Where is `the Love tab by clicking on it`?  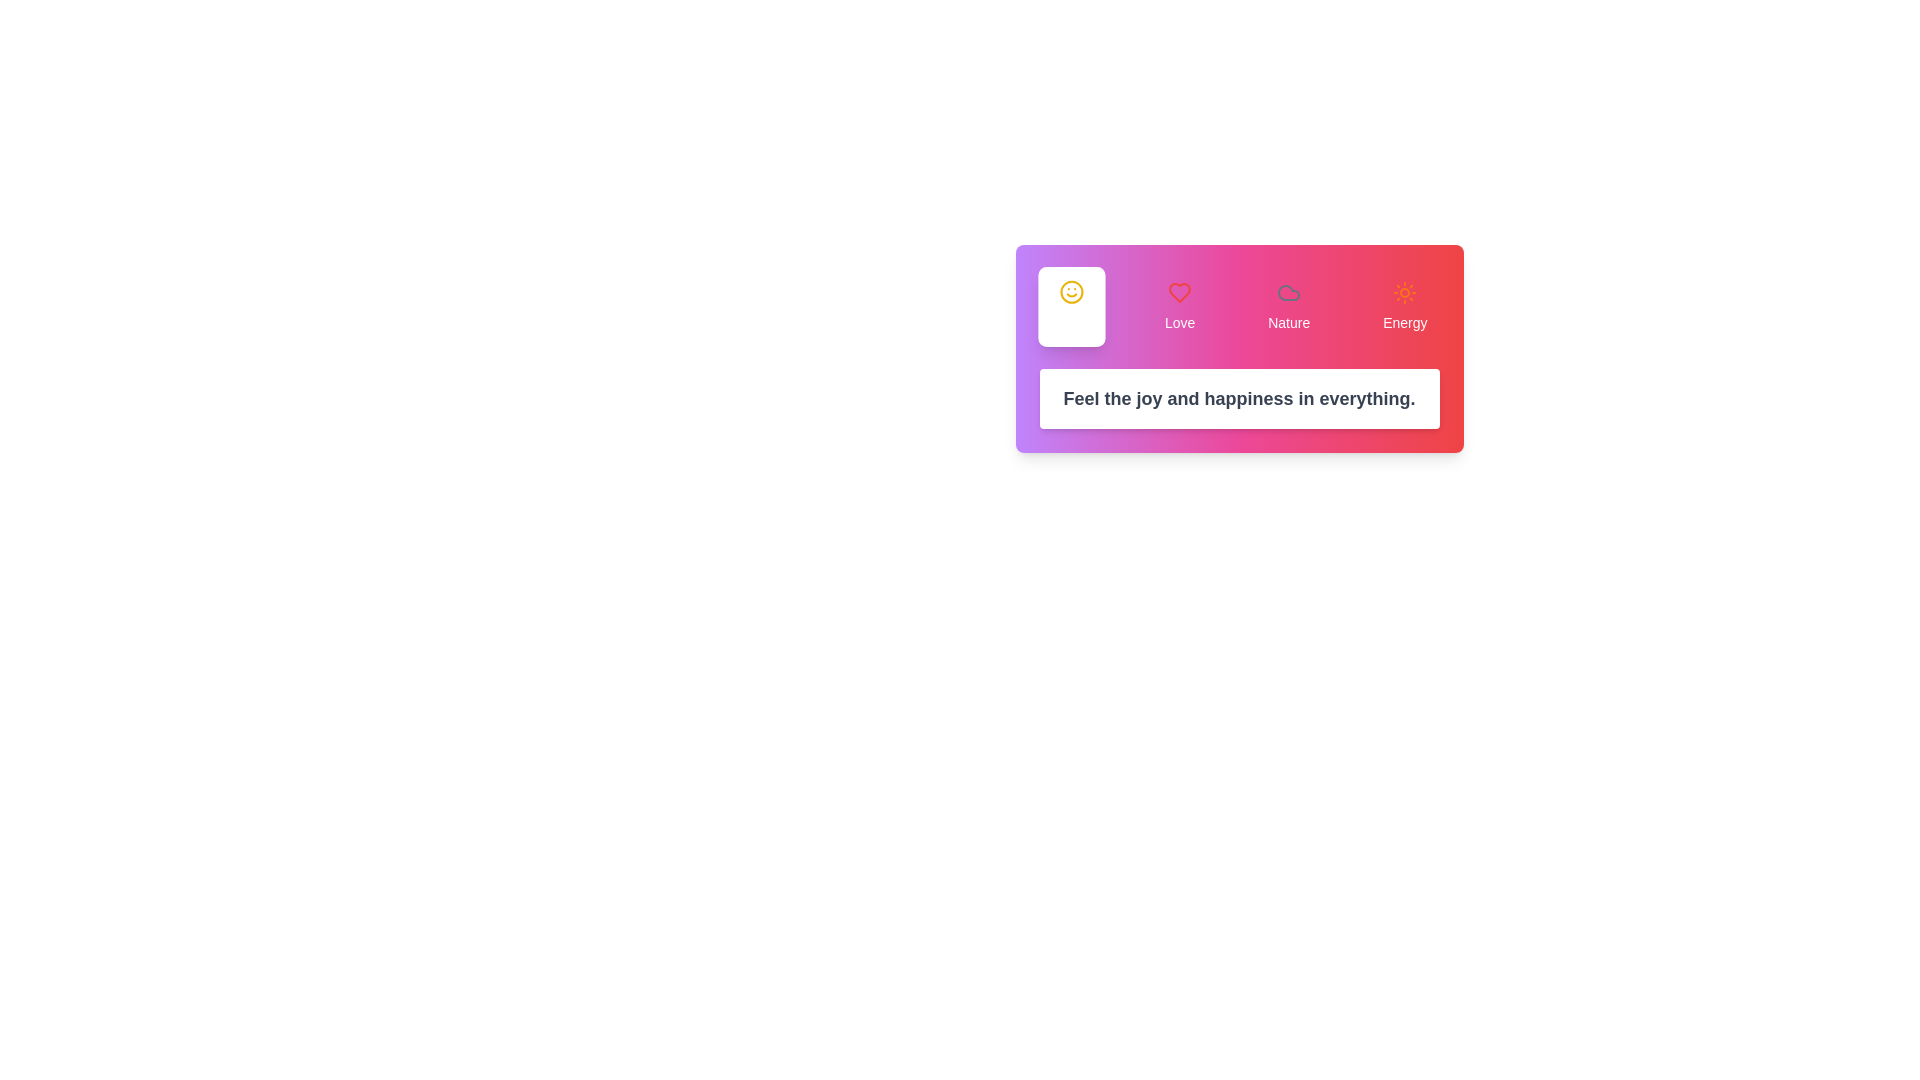
the Love tab by clicking on it is located at coordinates (1180, 307).